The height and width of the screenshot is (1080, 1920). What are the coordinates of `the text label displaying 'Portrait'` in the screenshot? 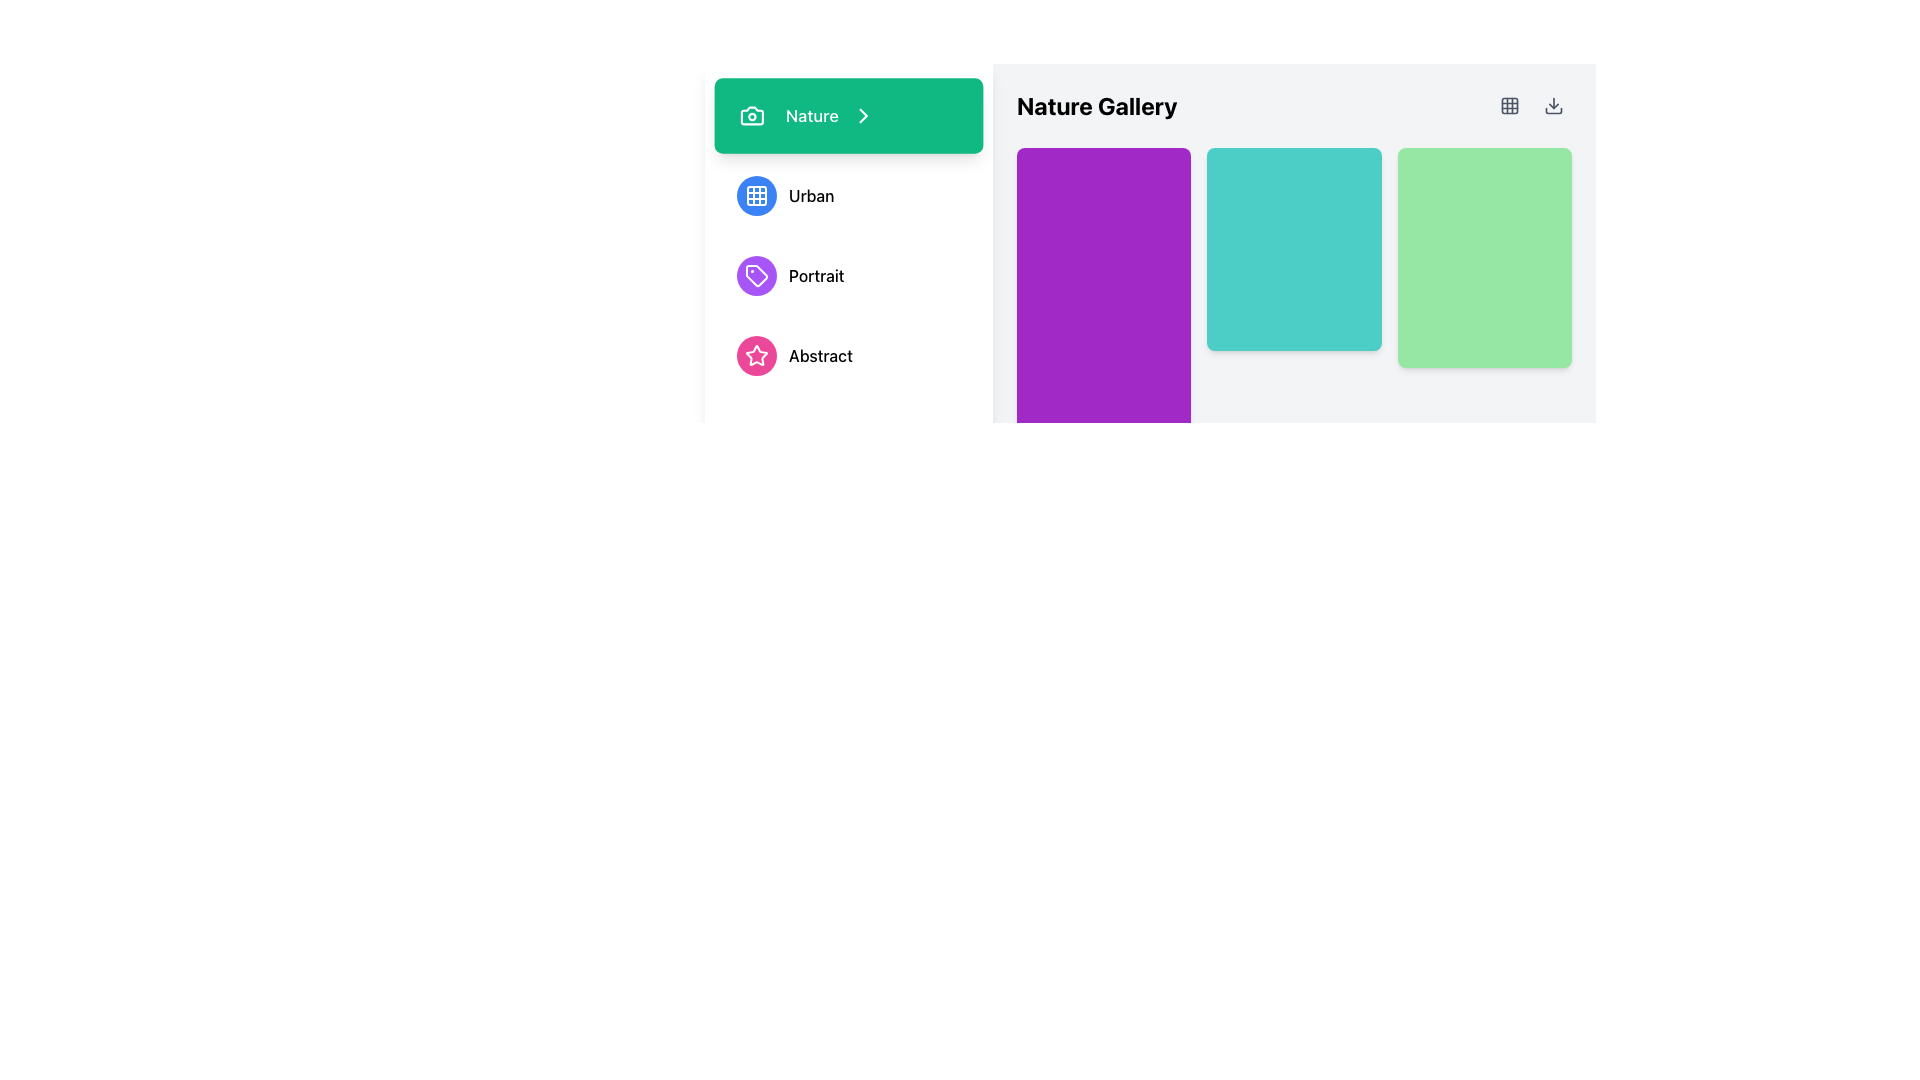 It's located at (816, 276).